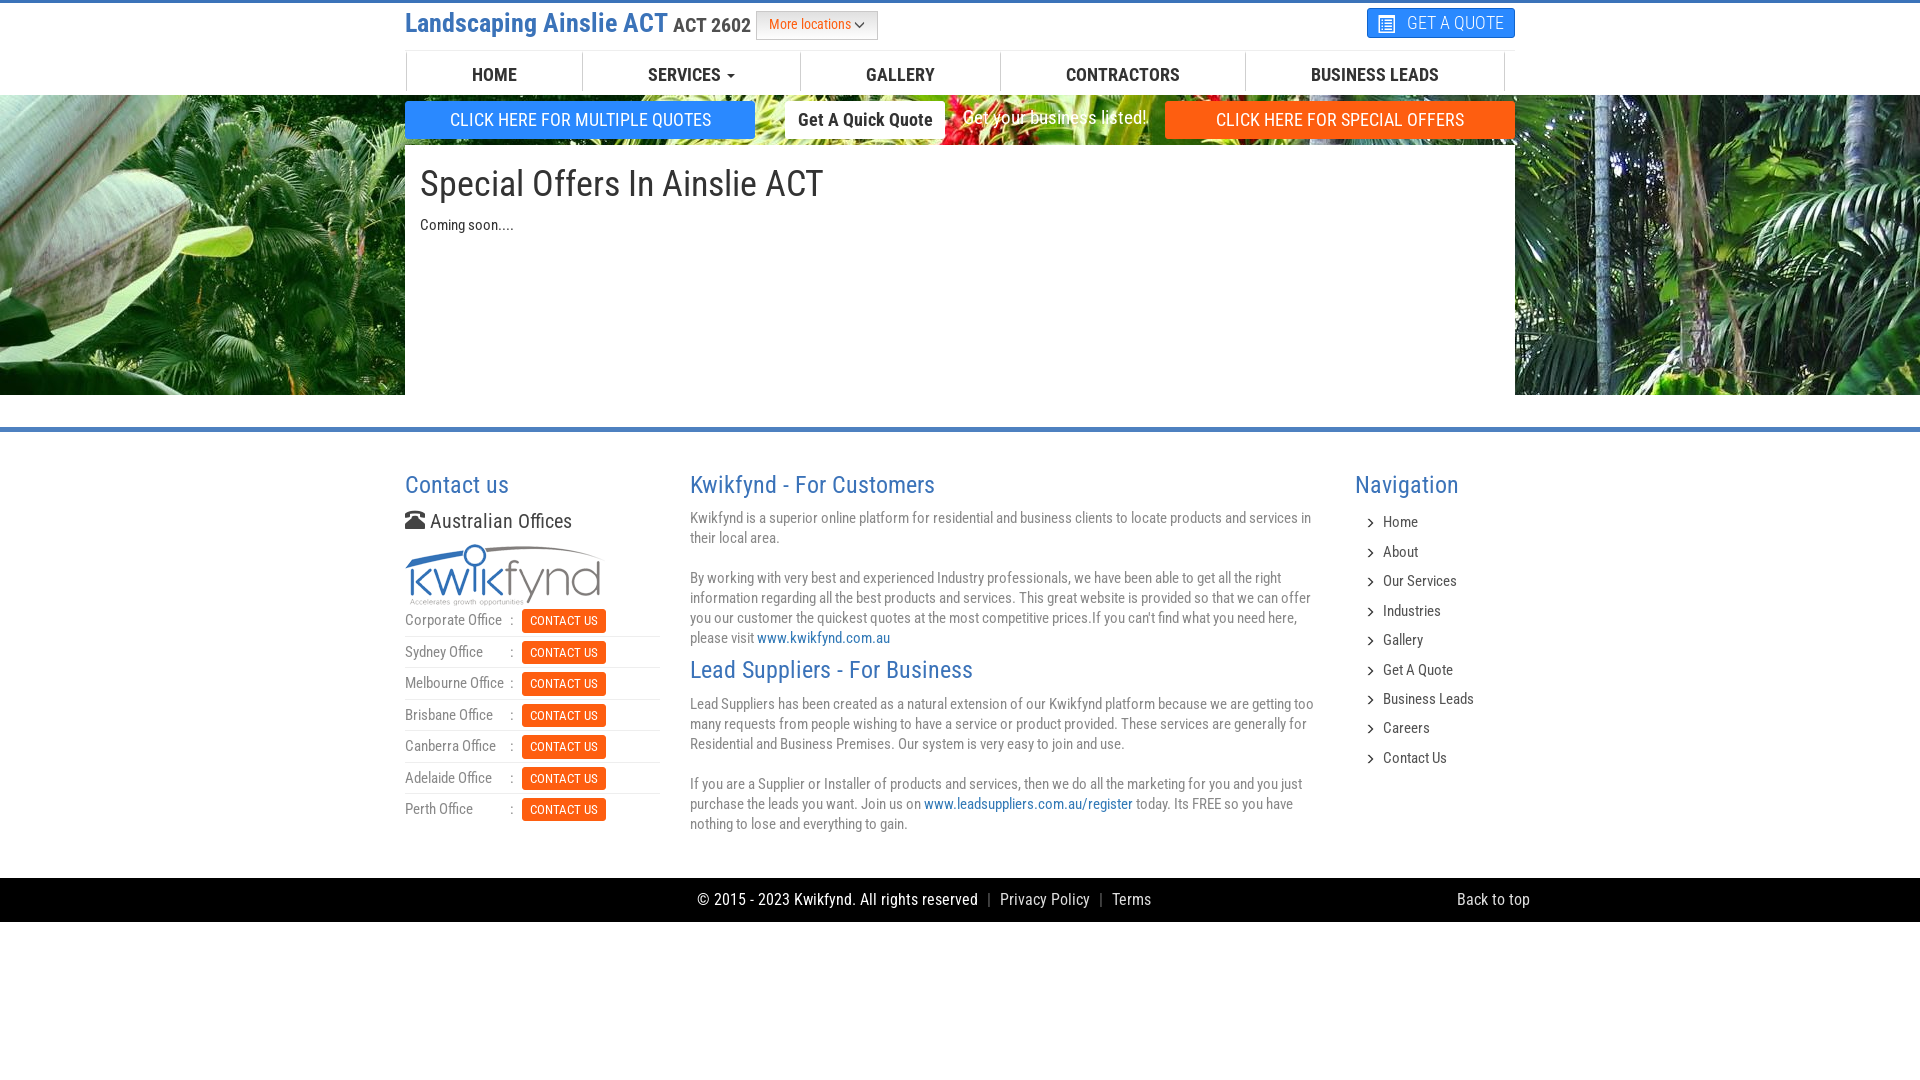  Describe the element at coordinates (1044, 898) in the screenshot. I see `'Privacy Policy'` at that location.